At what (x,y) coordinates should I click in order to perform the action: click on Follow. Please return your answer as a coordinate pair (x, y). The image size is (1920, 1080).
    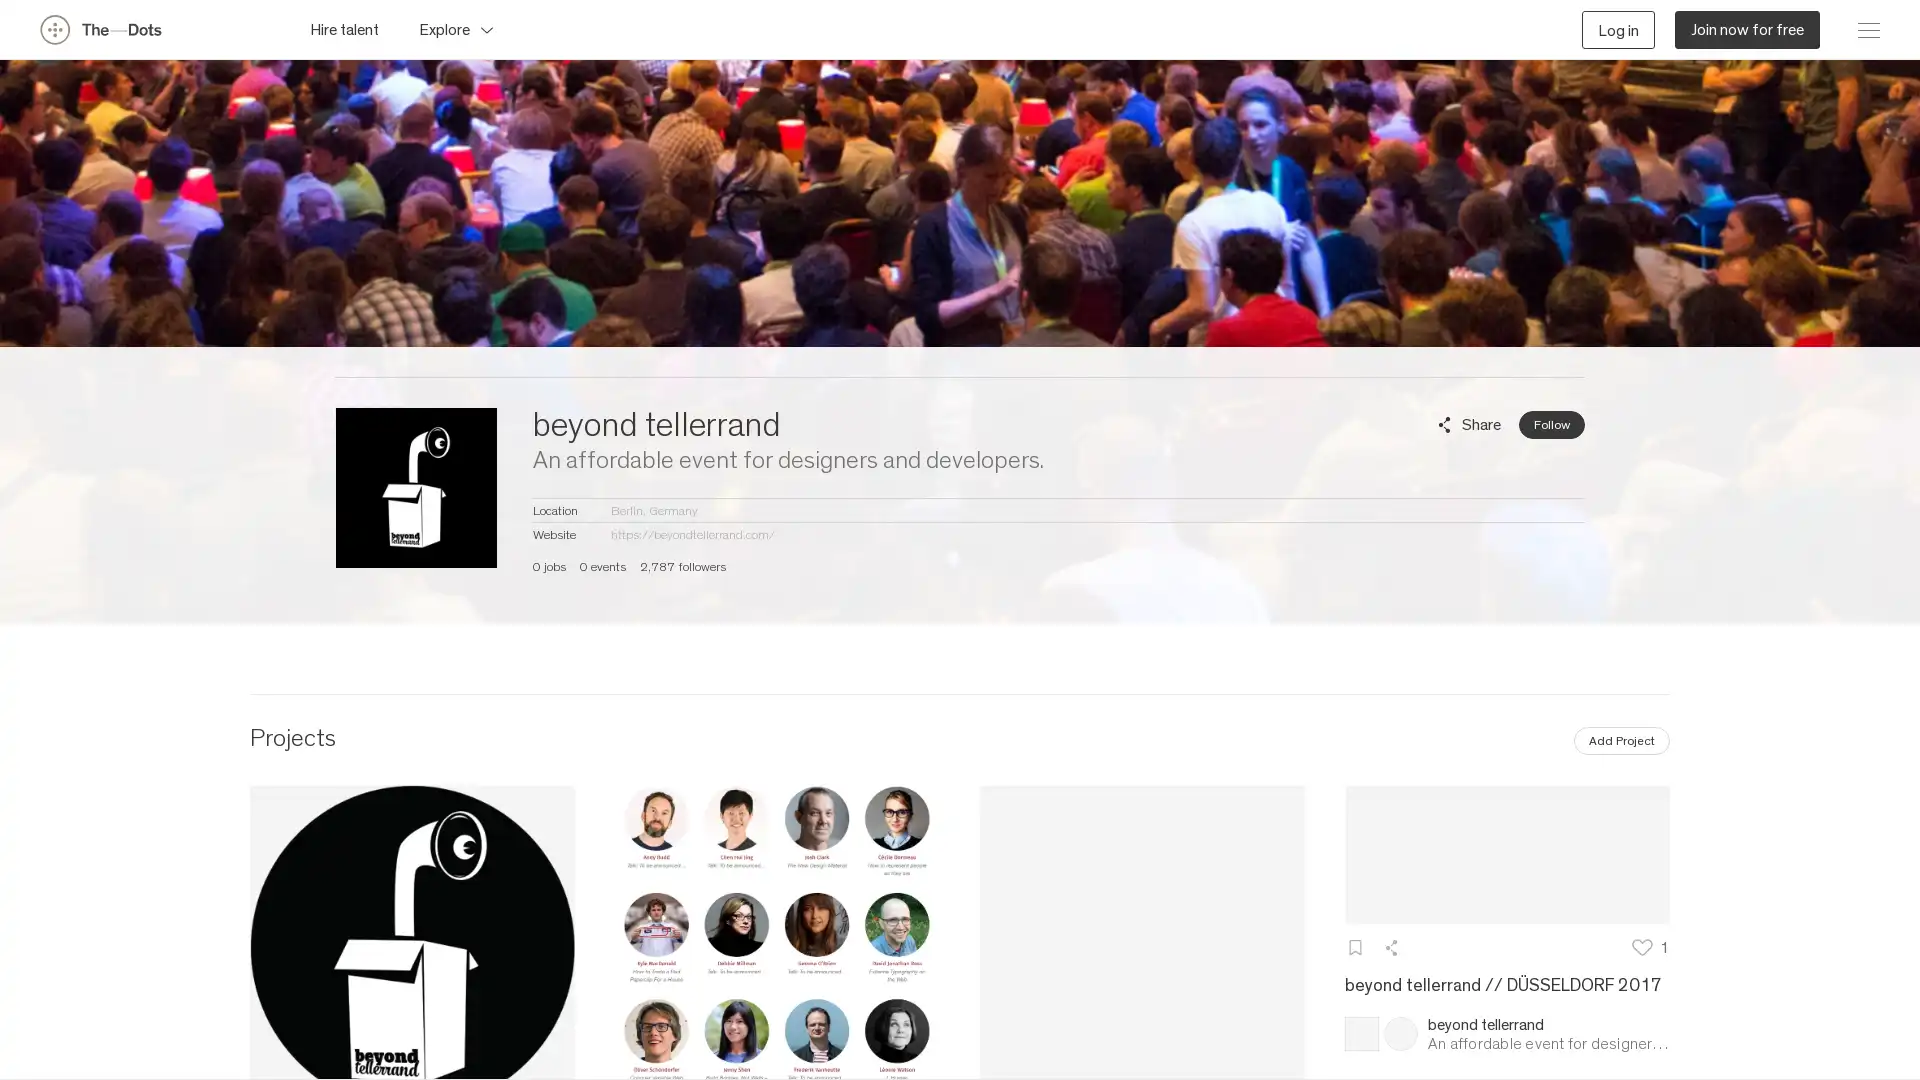
    Looking at the image, I should click on (1550, 423).